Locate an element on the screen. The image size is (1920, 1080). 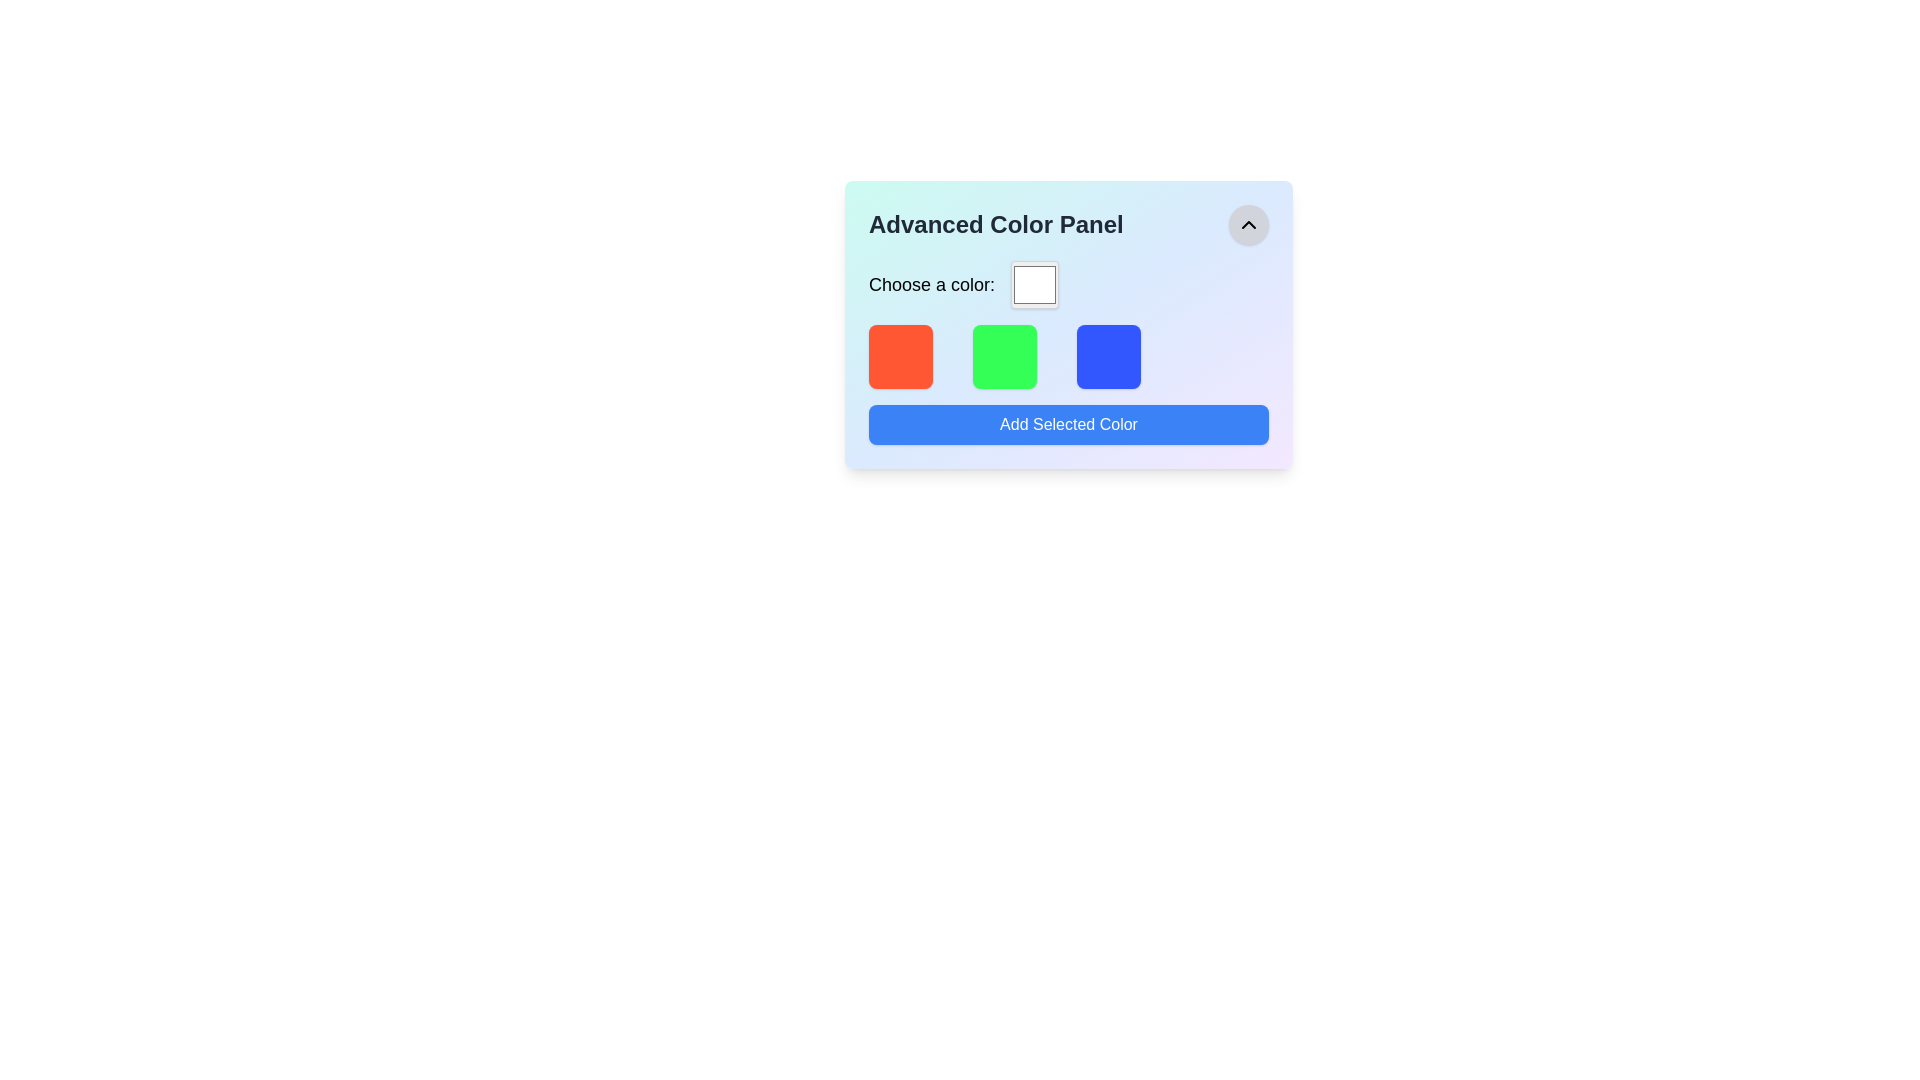
the text label displaying 'Choose a color:' which is styled with a large font size and medium font weight, located near the top-left of a color selection interface is located at coordinates (930, 285).